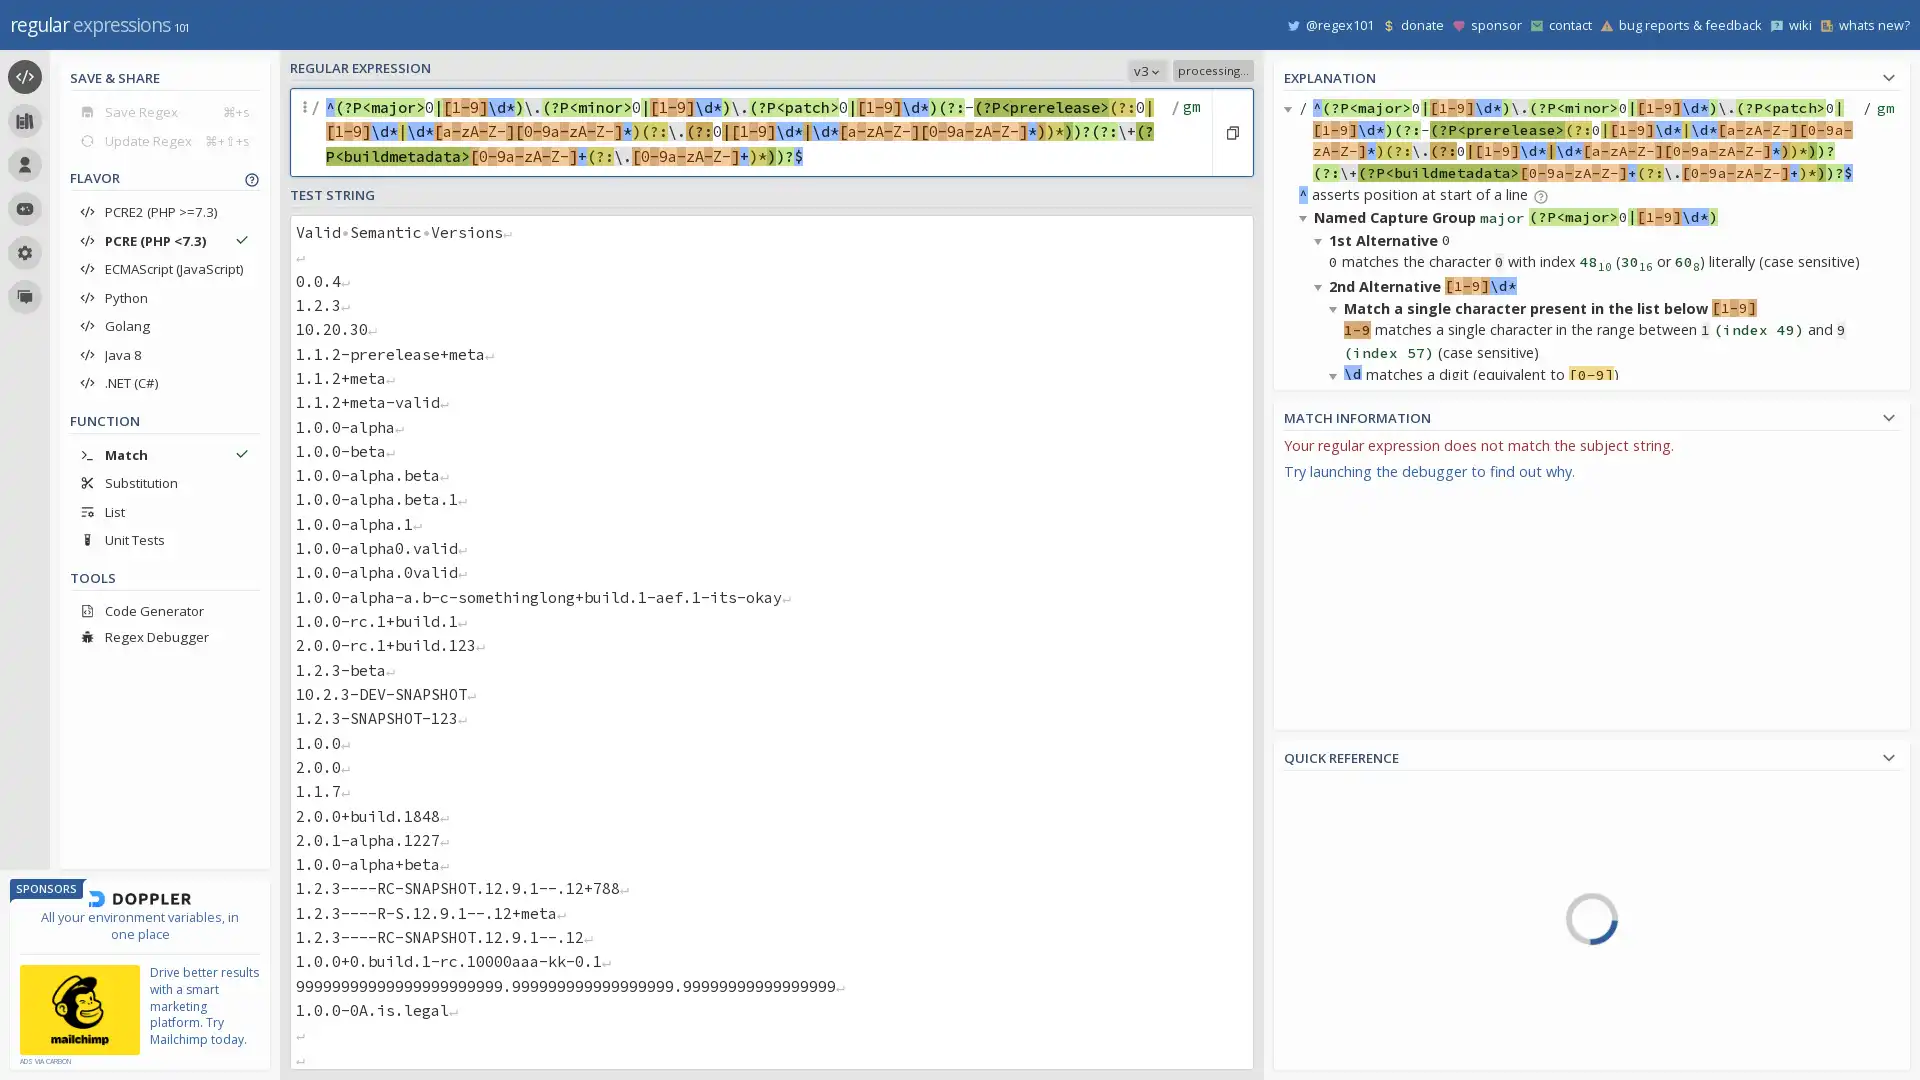 This screenshot has height=1080, width=1920. I want to click on Unit Tests, so click(164, 540).